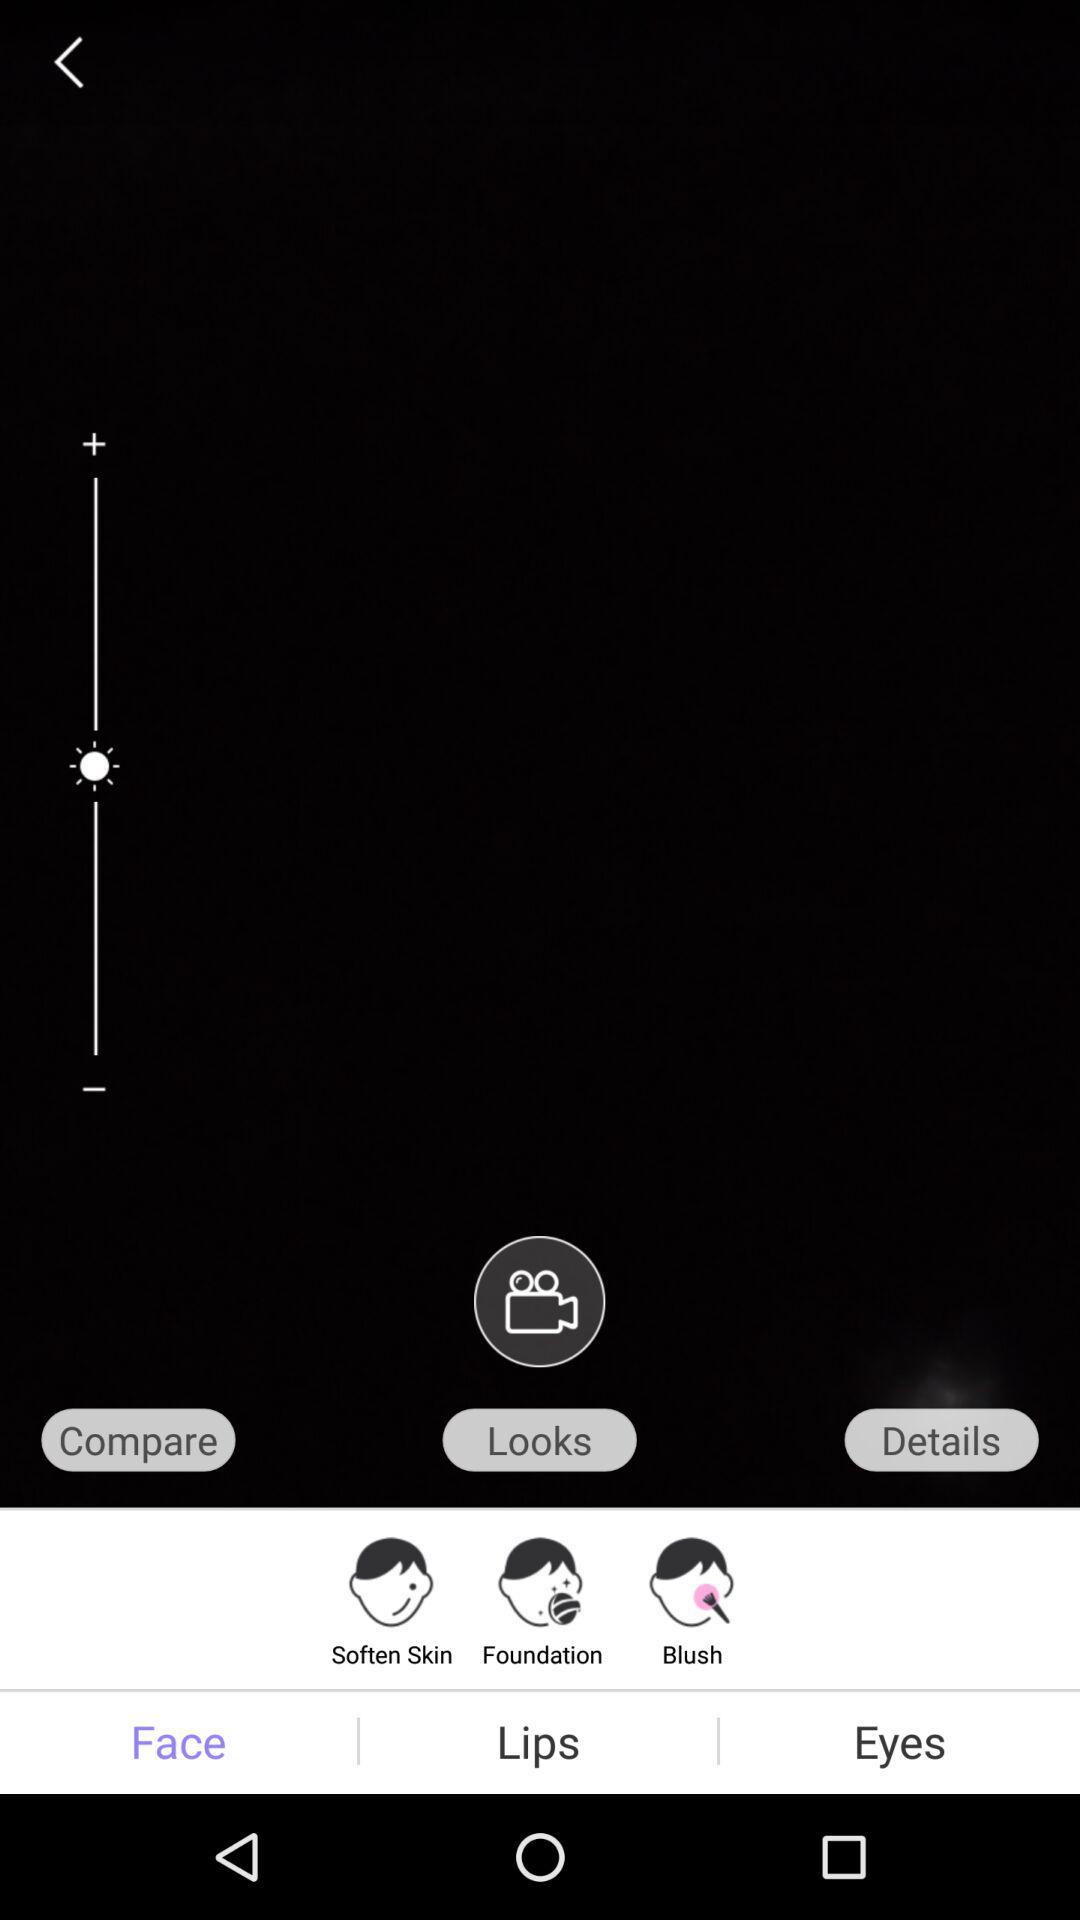 Image resolution: width=1080 pixels, height=1920 pixels. I want to click on go to, so click(93, 453).